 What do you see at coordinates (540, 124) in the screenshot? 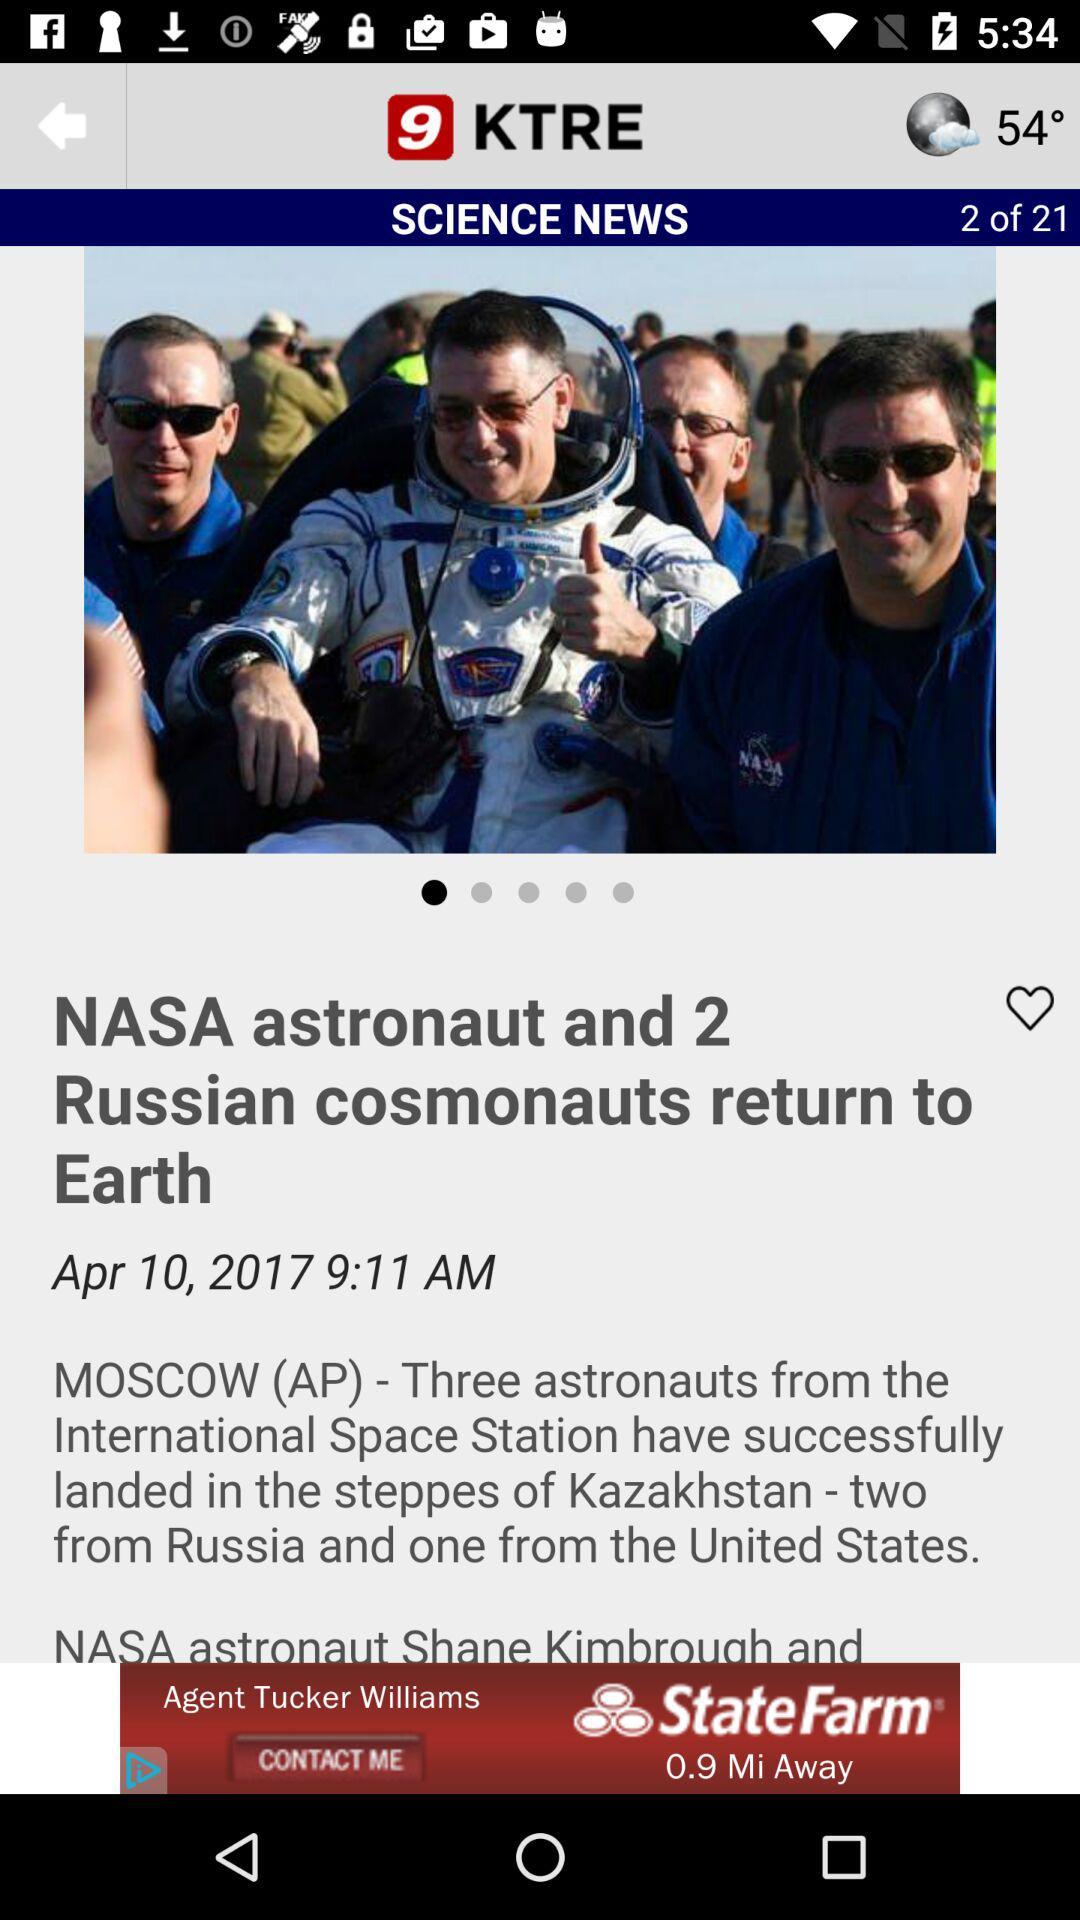
I see `news channel` at bounding box center [540, 124].